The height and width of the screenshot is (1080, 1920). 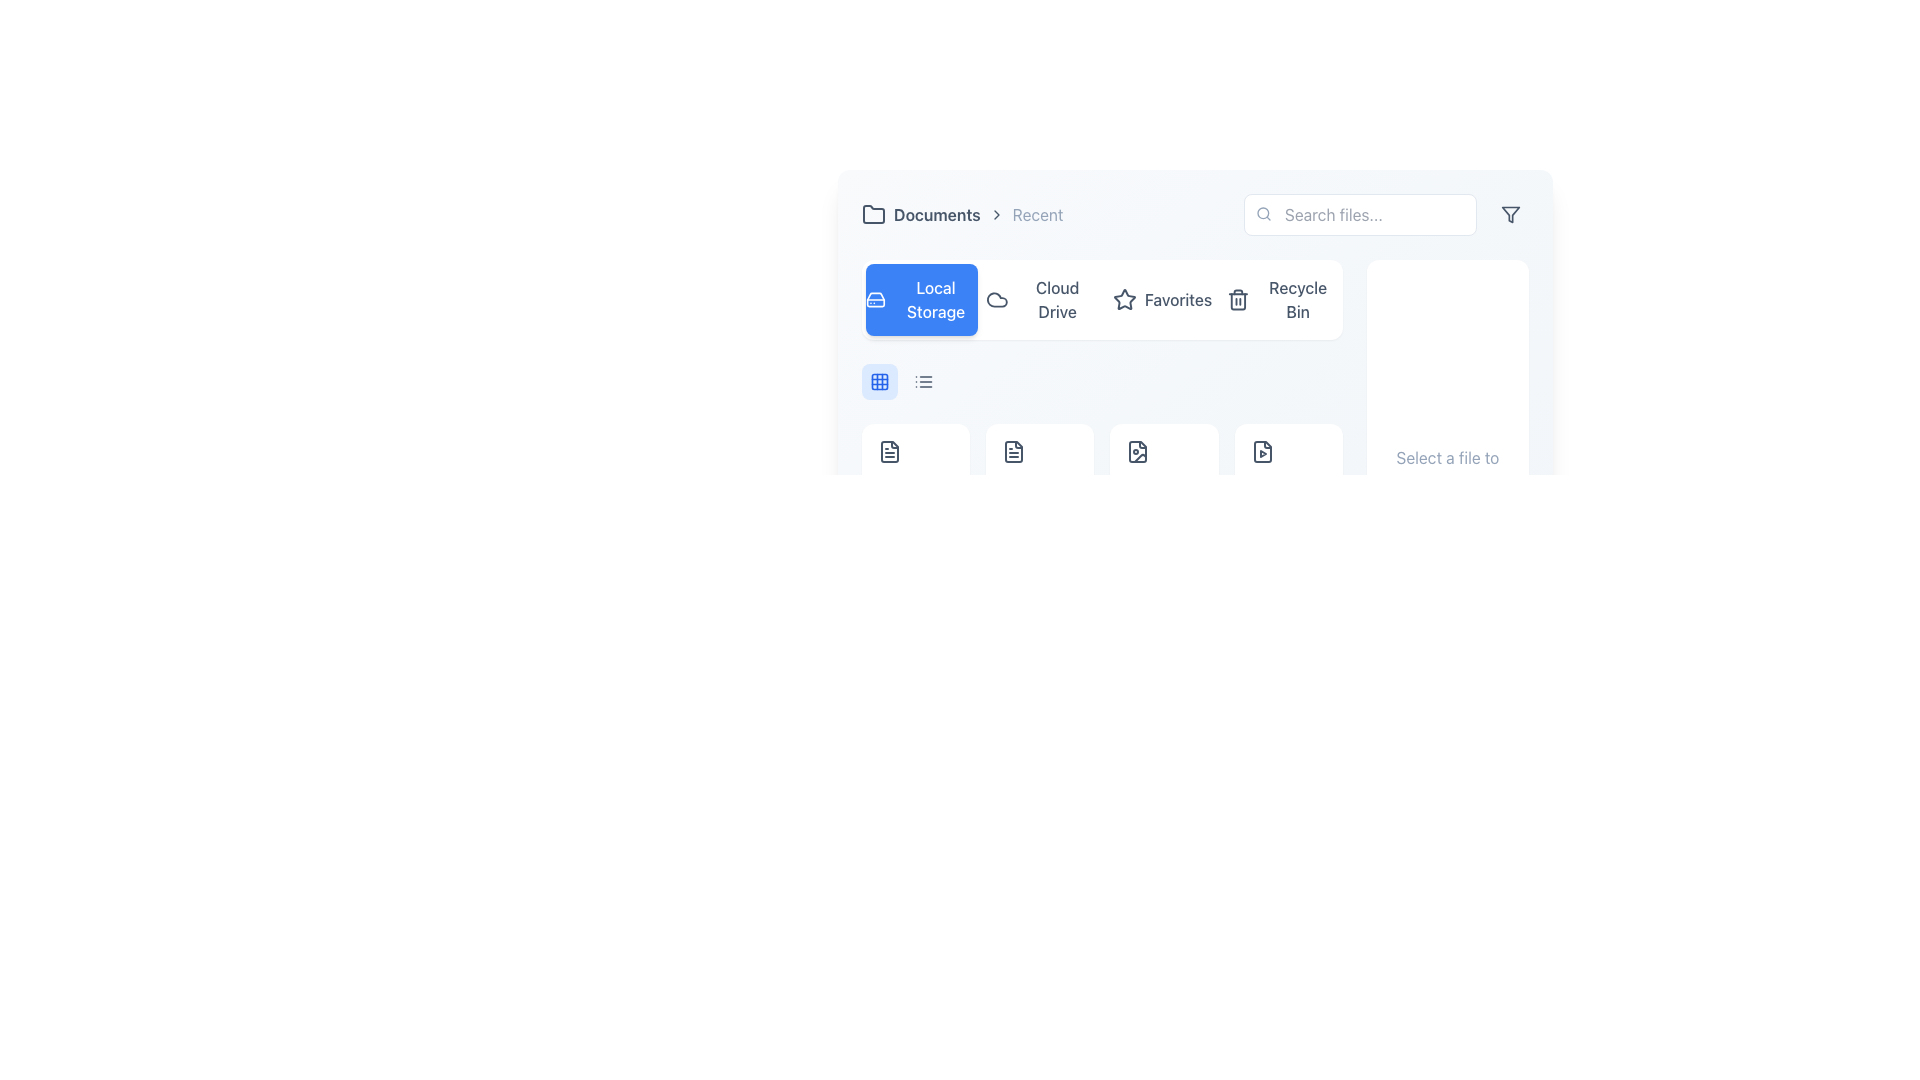 I want to click on the instructional text that guides the user to select a file, located in the center of the rightmost vertical panel of the interface, so click(x=1447, y=470).